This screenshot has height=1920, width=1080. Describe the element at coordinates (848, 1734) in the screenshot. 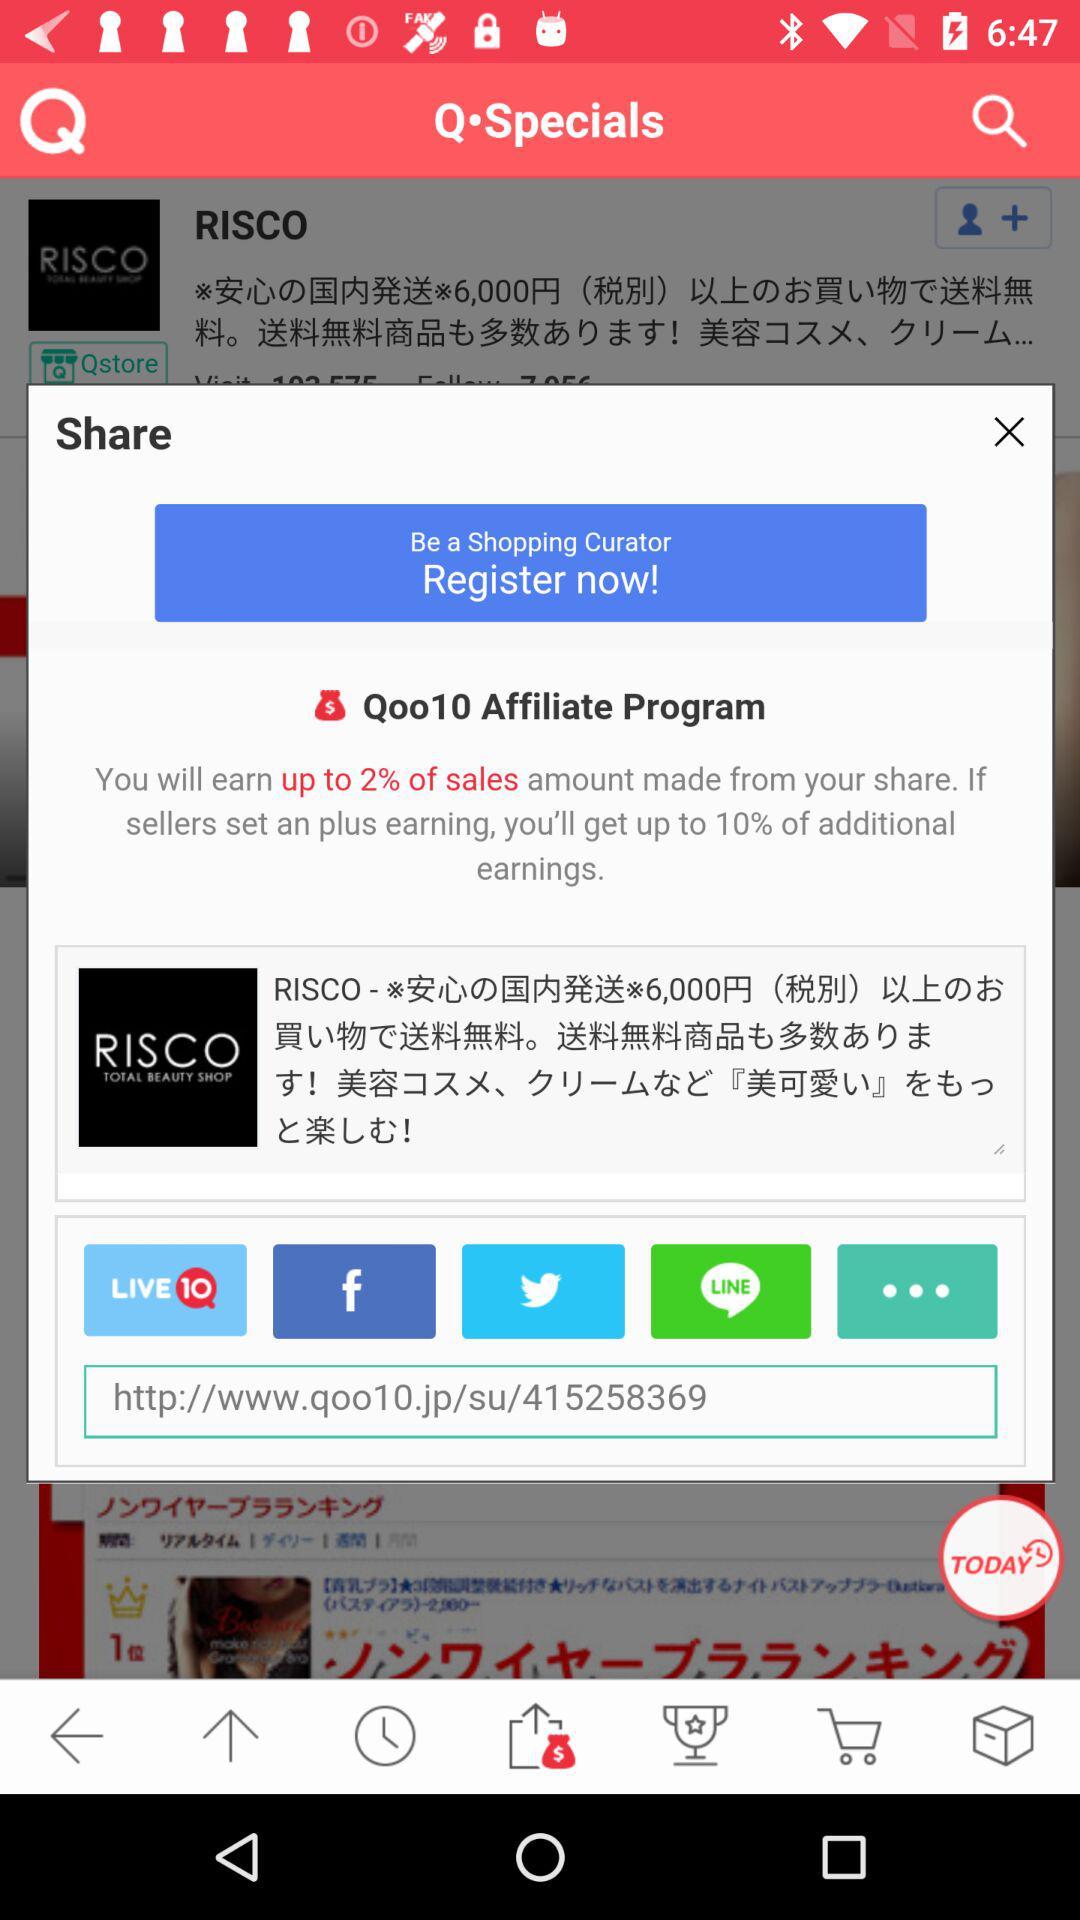

I see `the cart icon` at that location.